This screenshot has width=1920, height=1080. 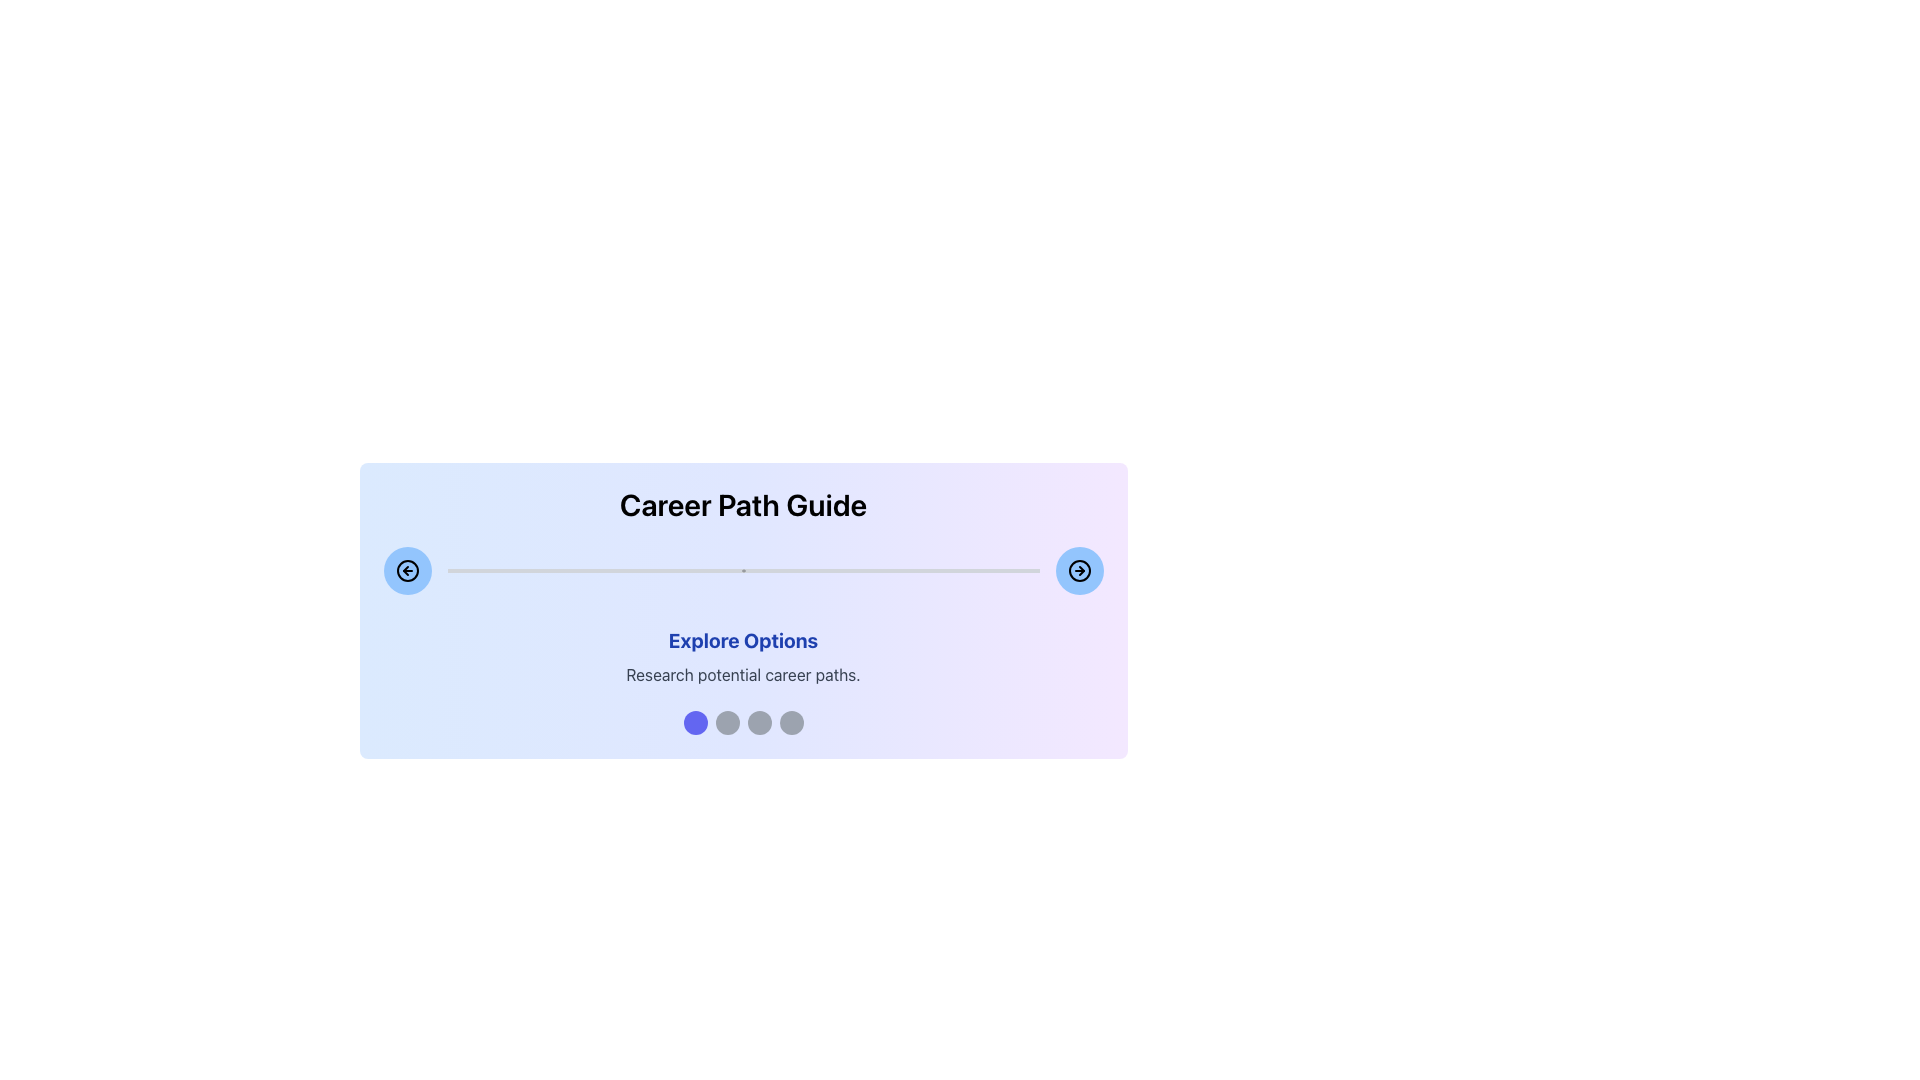 What do you see at coordinates (742, 722) in the screenshot?
I see `the specific circle in the Progress Indicator with Interactive Steps` at bounding box center [742, 722].